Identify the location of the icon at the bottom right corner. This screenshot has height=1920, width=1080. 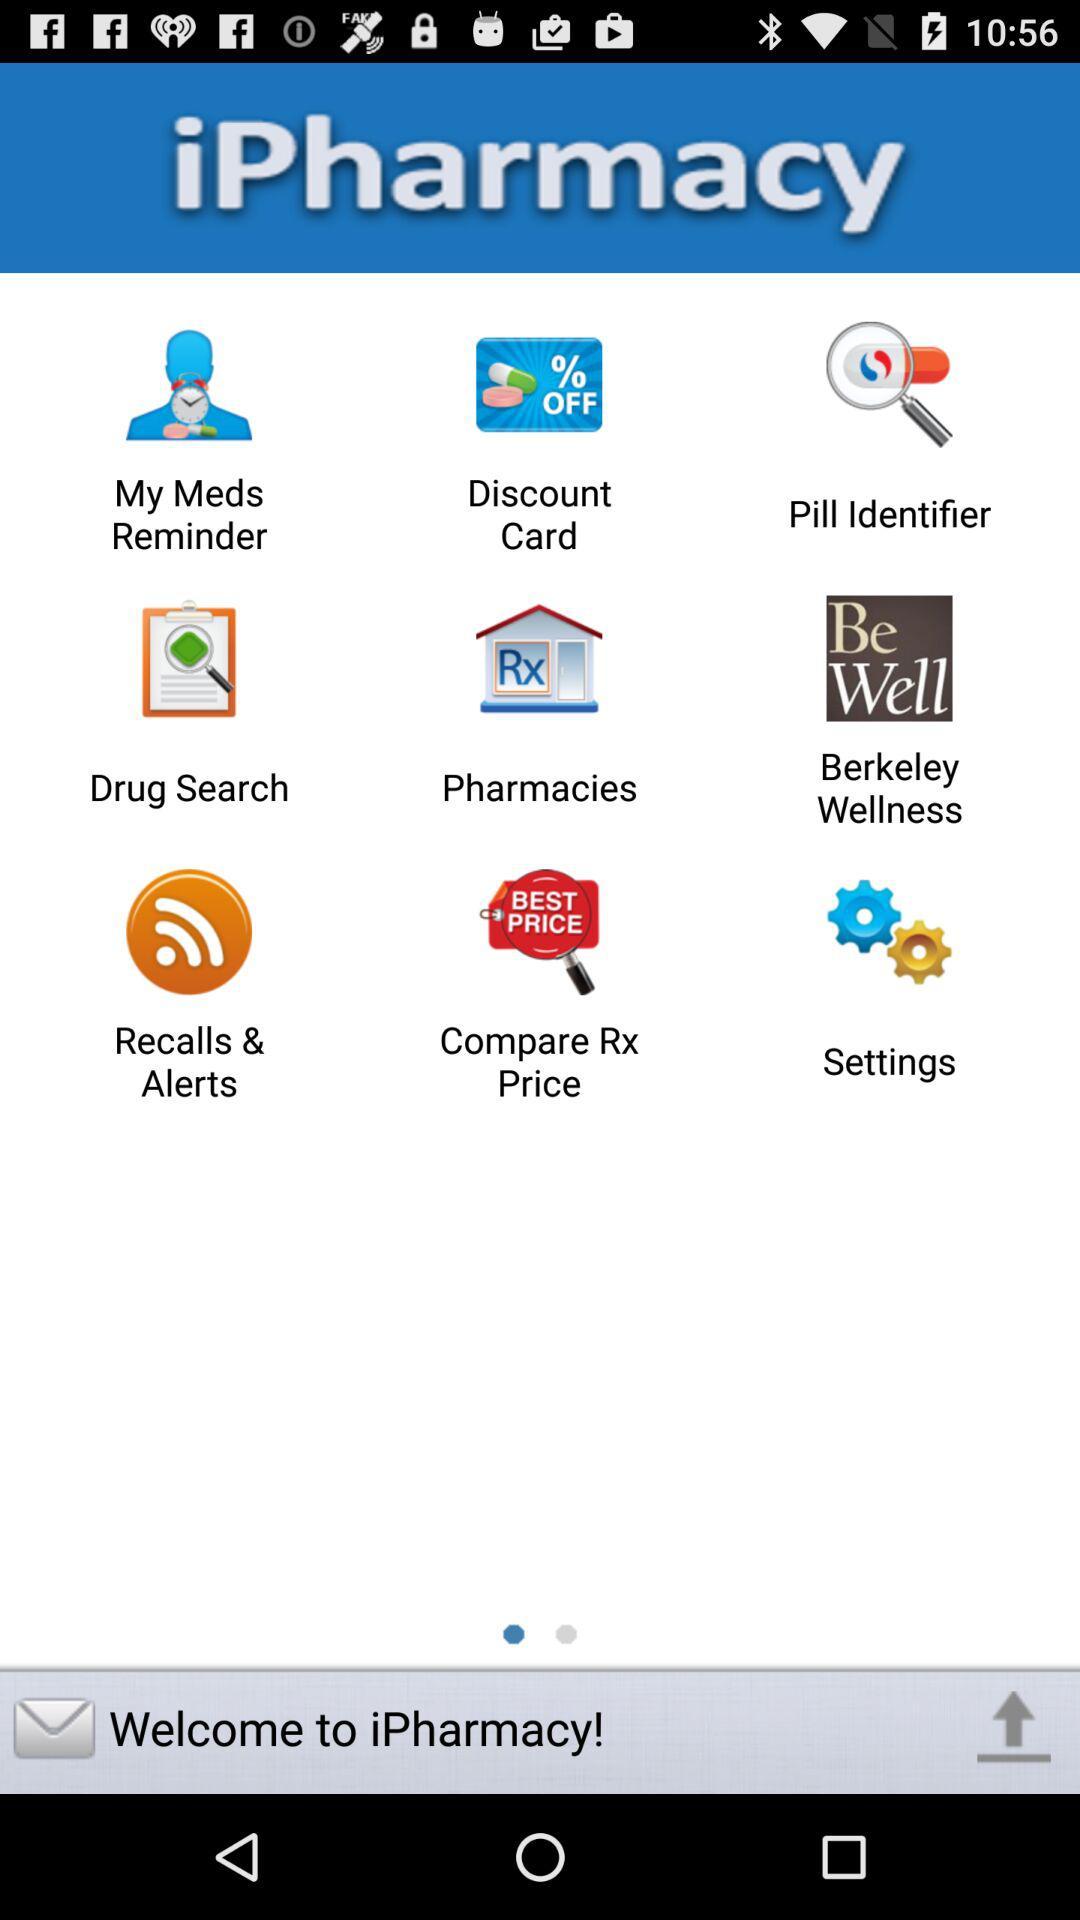
(1014, 1727).